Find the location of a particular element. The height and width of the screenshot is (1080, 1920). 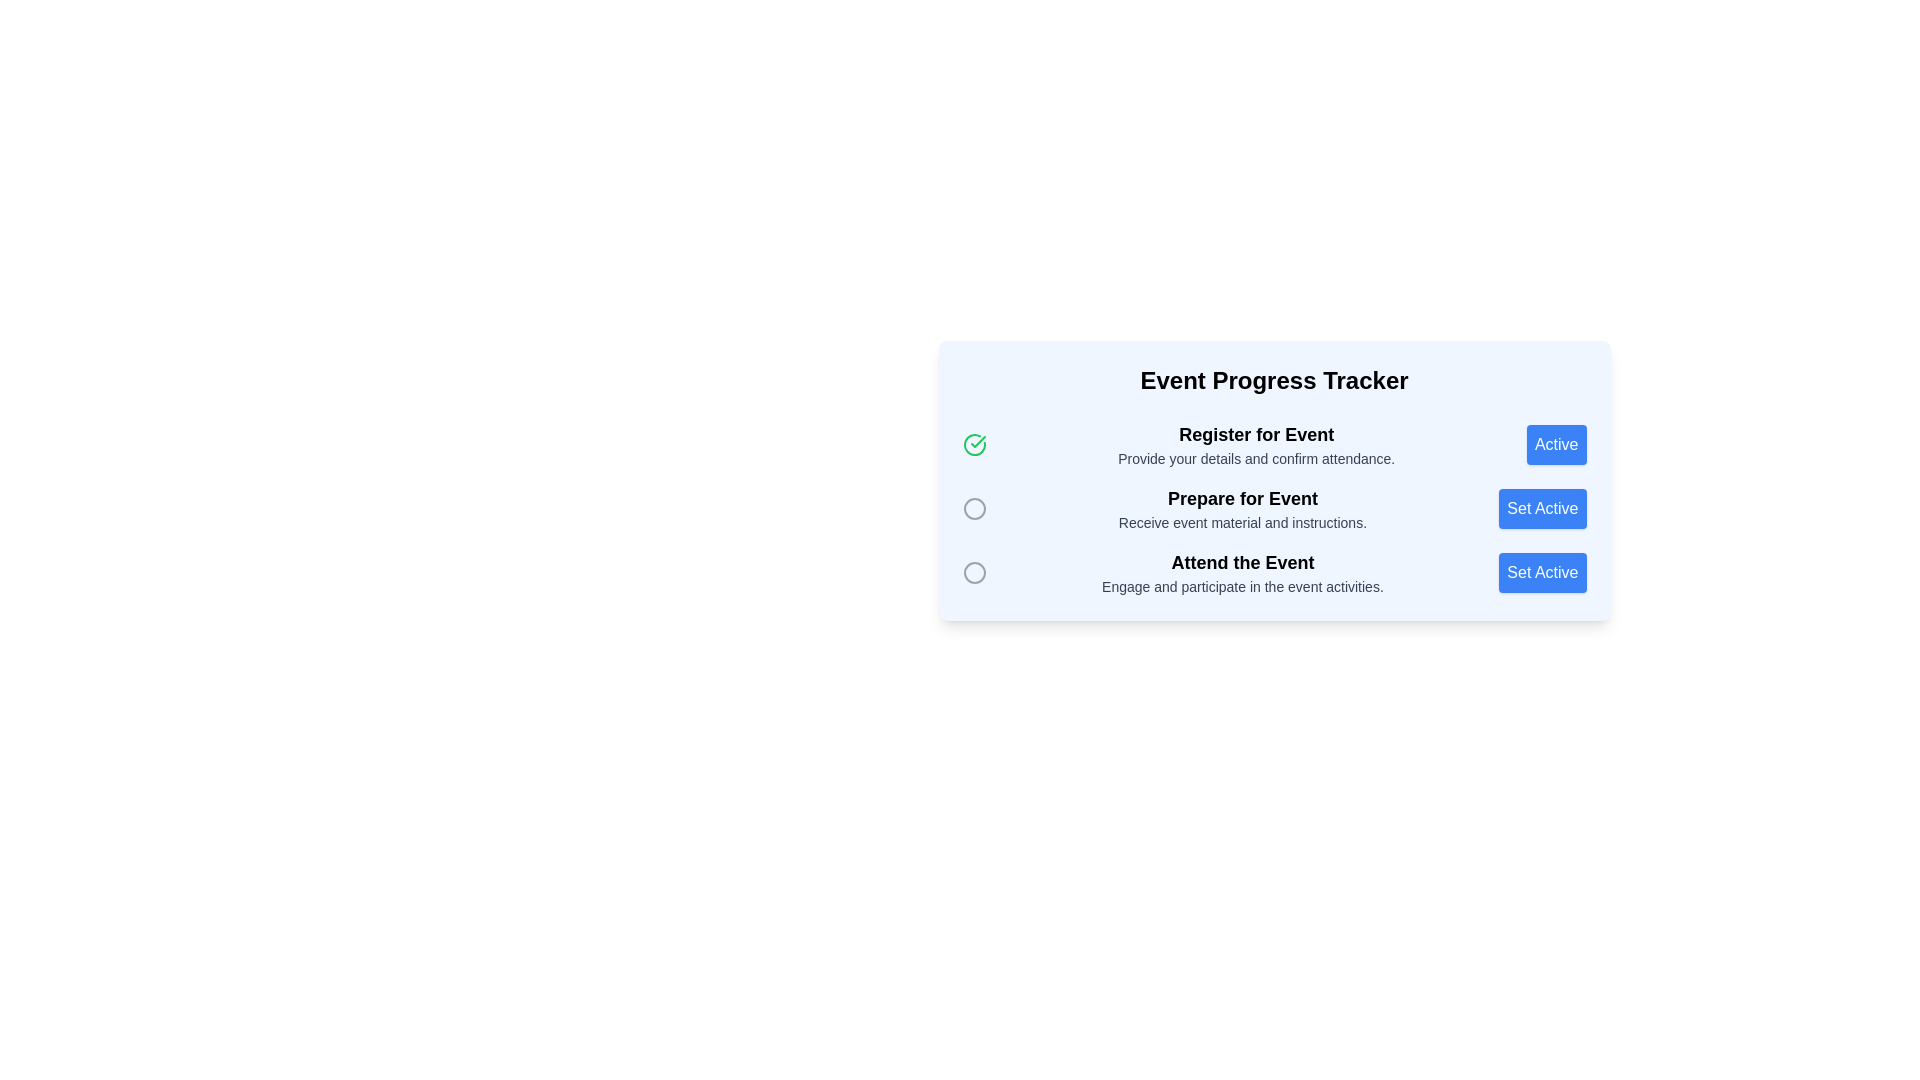

text label that informs users about the current step of registering for an event, located in the first row of the 'Event Progress Tracker' card, between a green circular check mark icon and a blue button labeled 'Active' is located at coordinates (1255, 443).